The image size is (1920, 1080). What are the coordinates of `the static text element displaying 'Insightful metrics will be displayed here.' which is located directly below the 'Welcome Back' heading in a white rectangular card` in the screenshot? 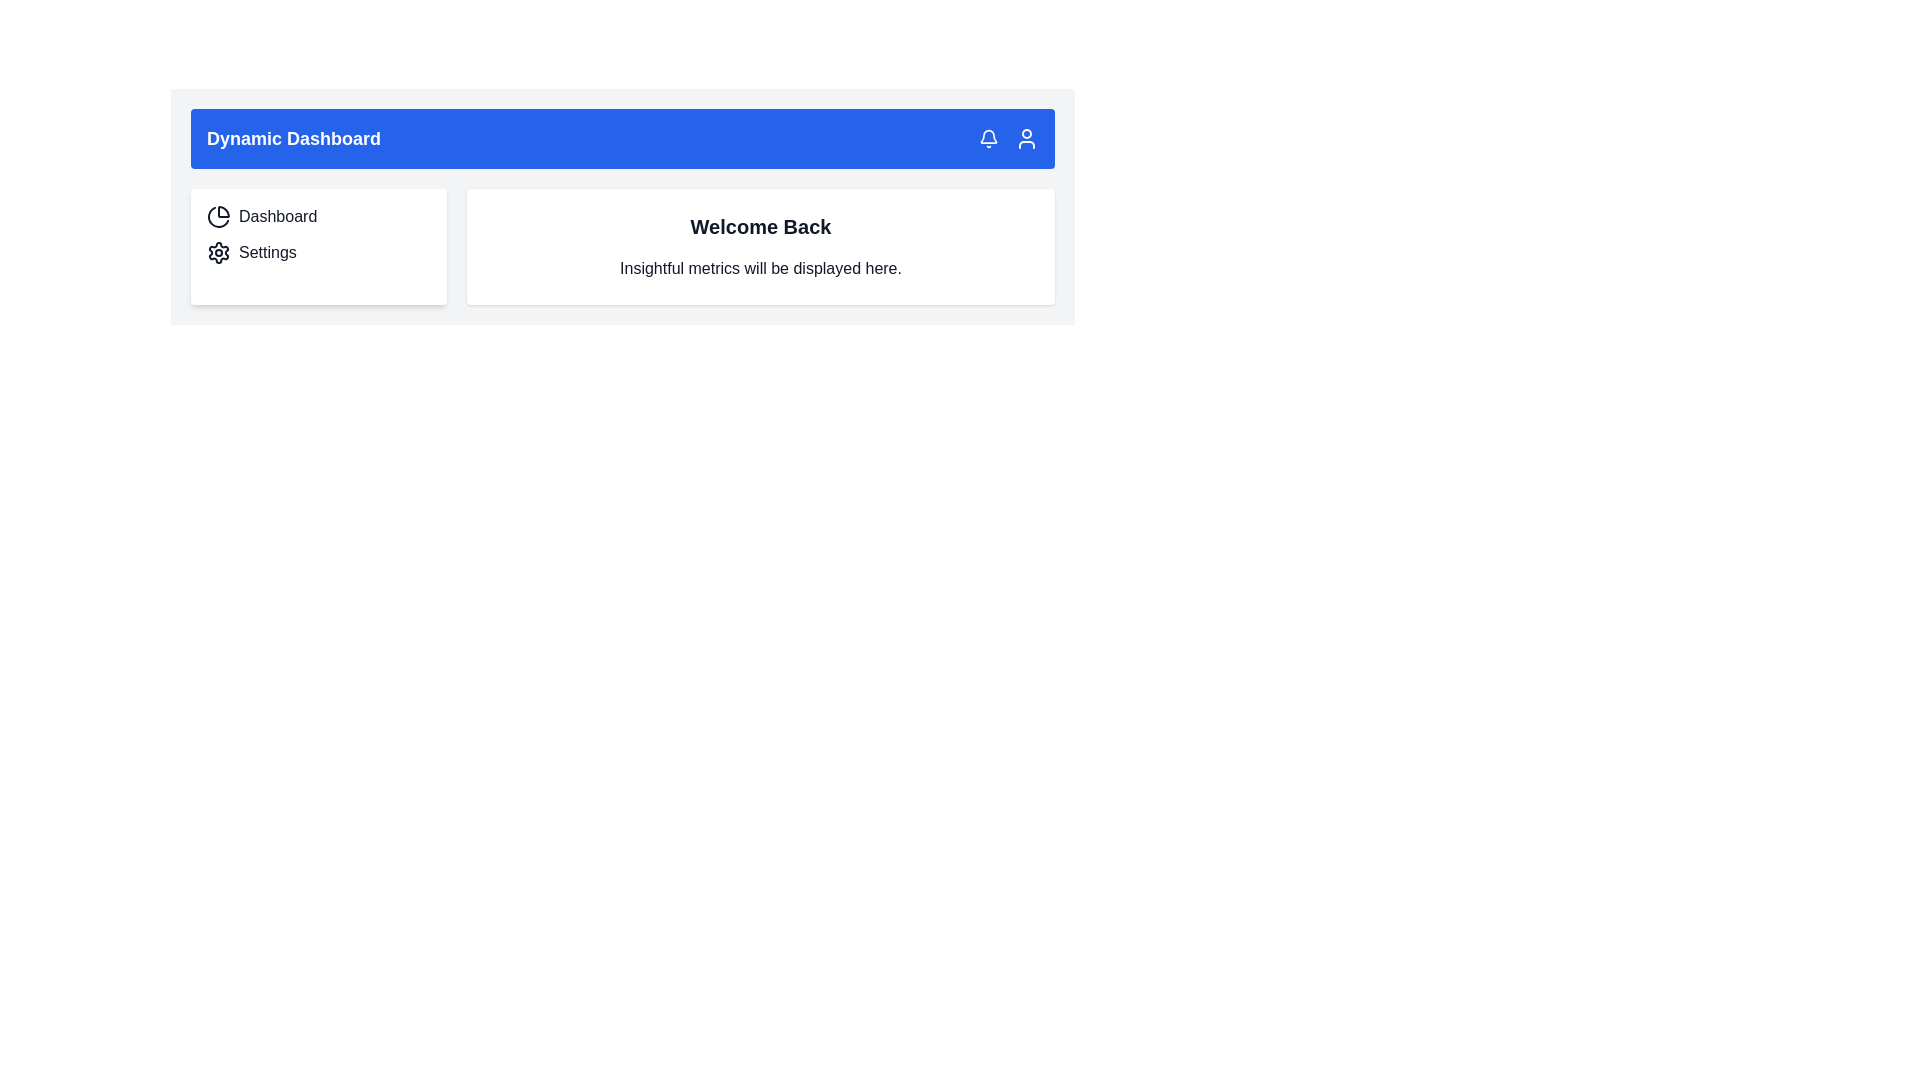 It's located at (760, 268).